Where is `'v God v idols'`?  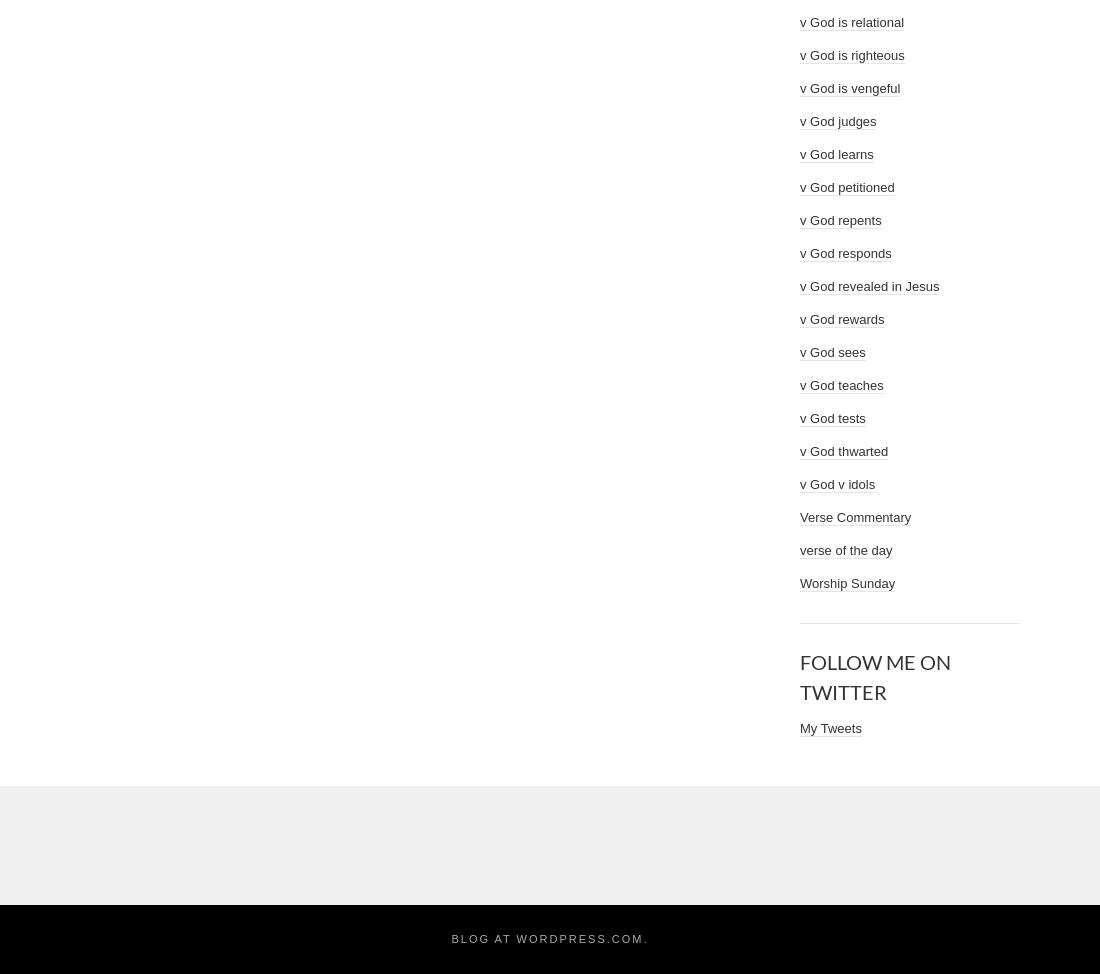 'v God v idols' is located at coordinates (836, 483).